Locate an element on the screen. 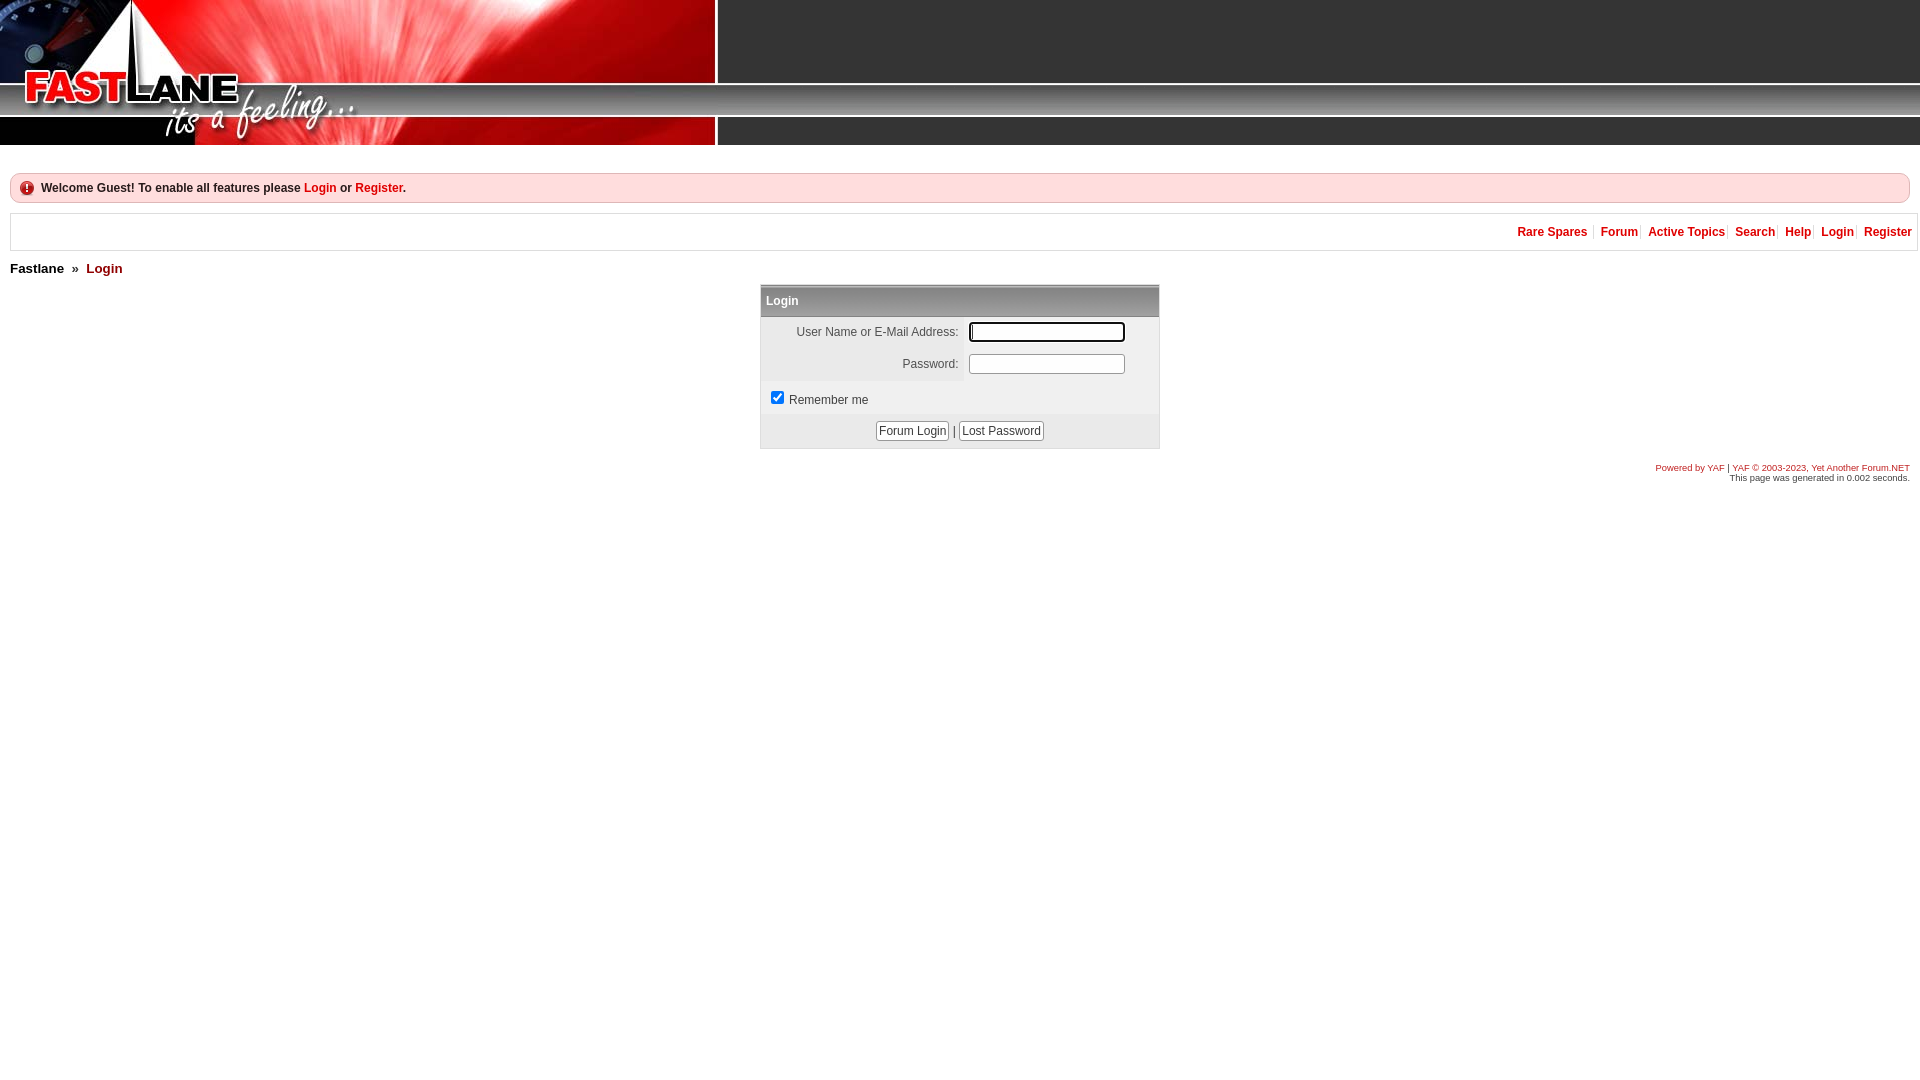  'Fastlane' is located at coordinates (37, 267).